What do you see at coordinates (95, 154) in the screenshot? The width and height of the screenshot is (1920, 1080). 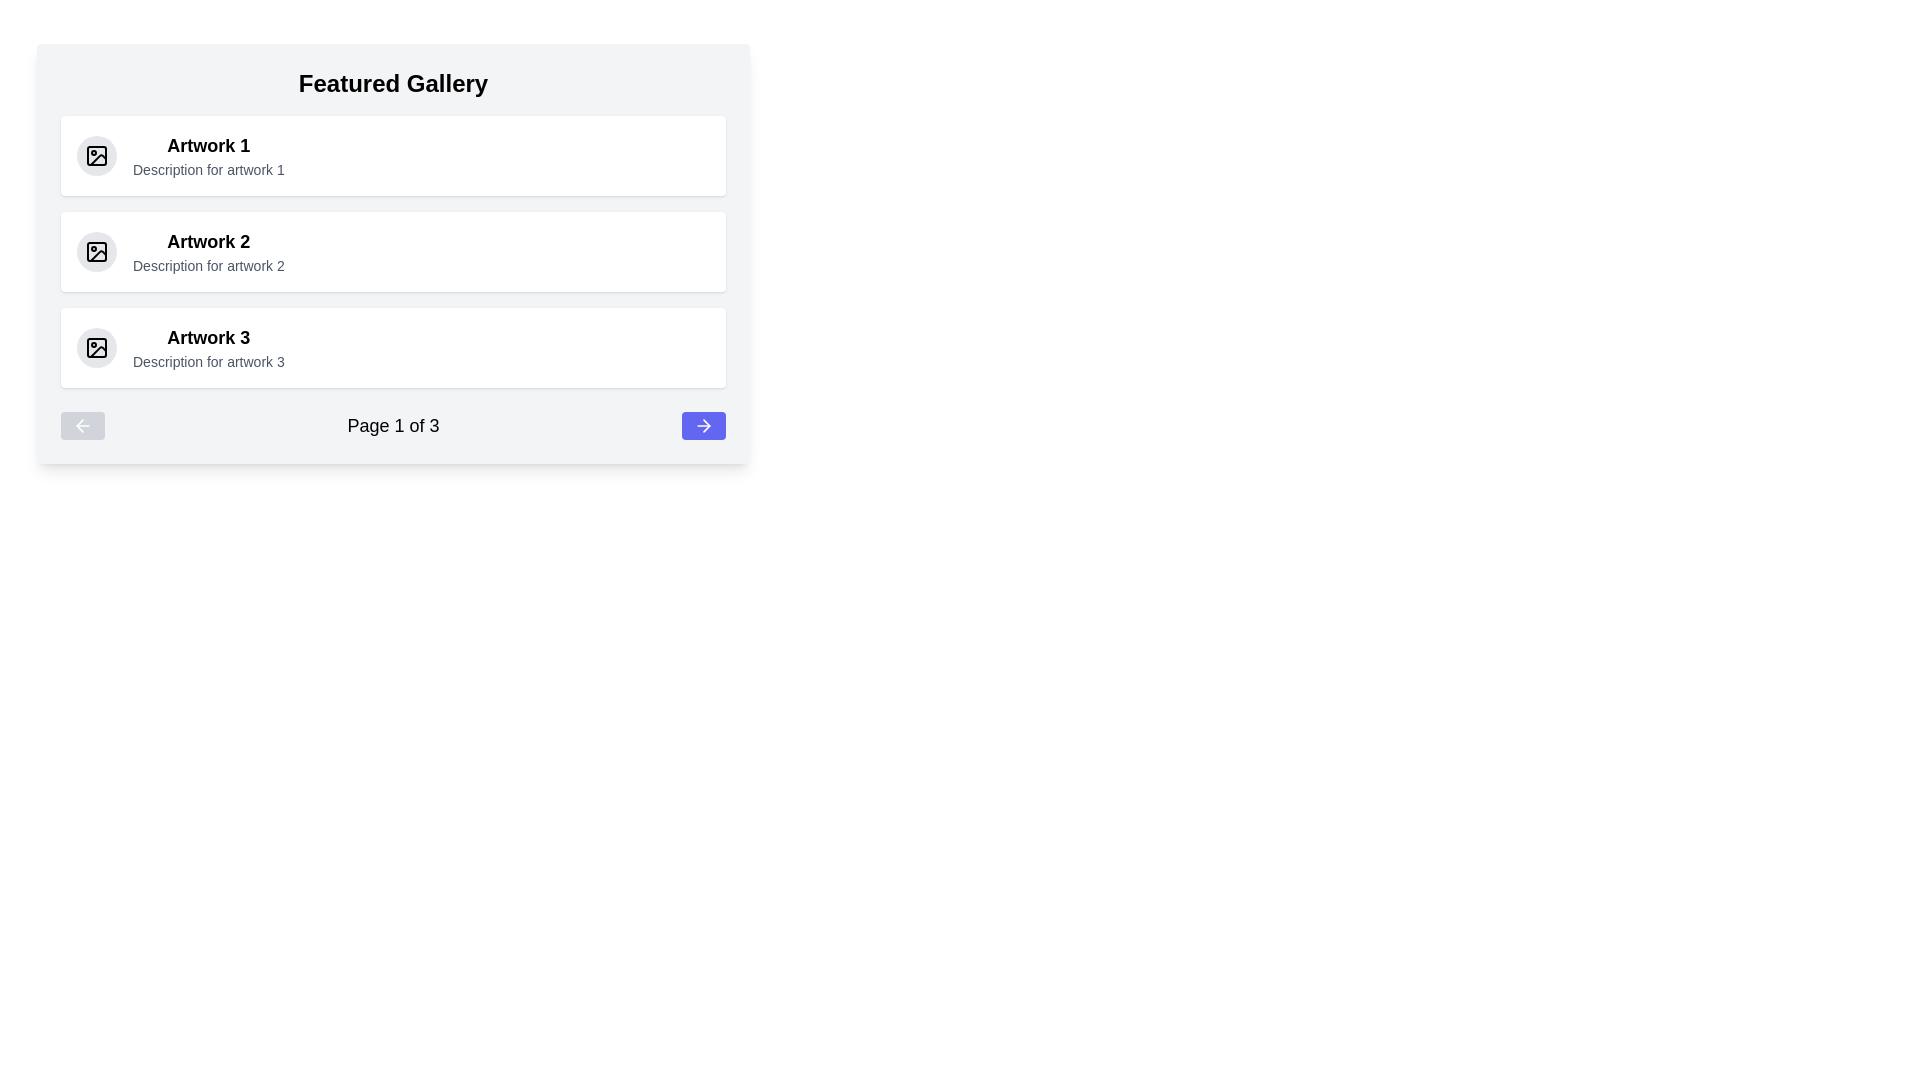 I see `the small square icon resembling a picture frame, located to the left of the title 'Artwork 1' in the 'Featured Gallery' list` at bounding box center [95, 154].